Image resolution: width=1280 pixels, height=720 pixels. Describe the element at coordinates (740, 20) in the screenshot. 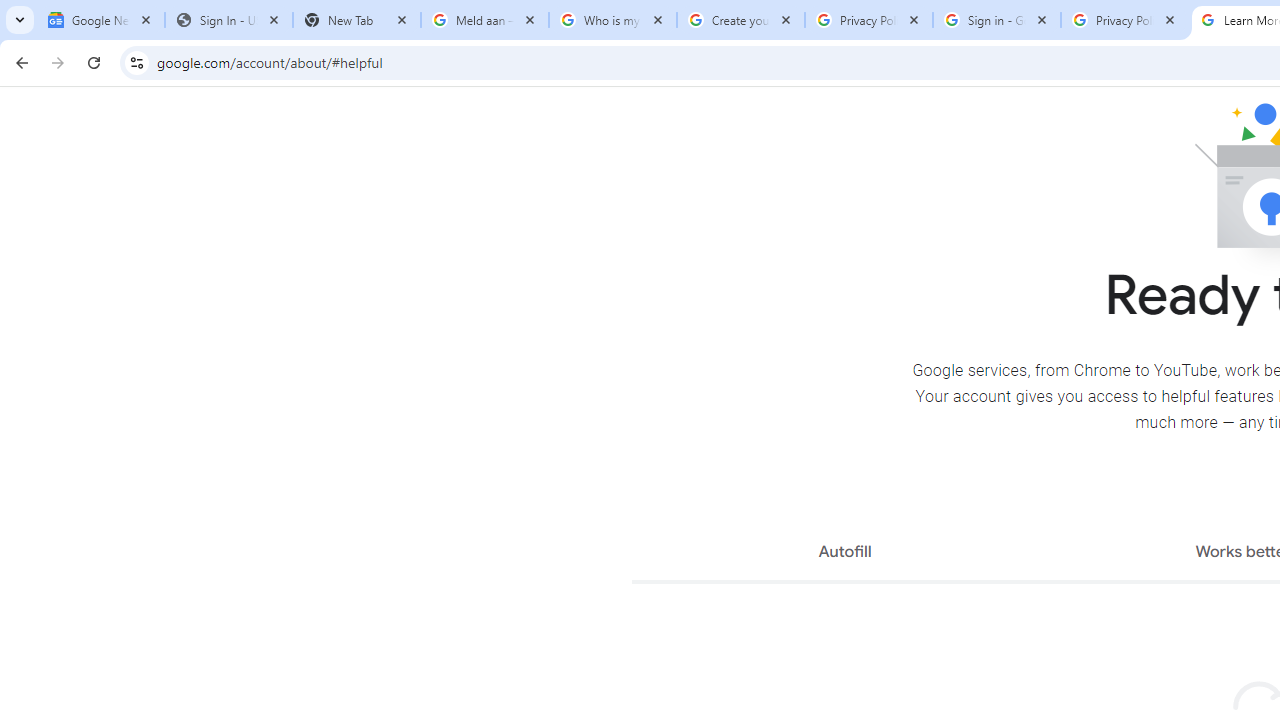

I see `'Create your Google Account'` at that location.